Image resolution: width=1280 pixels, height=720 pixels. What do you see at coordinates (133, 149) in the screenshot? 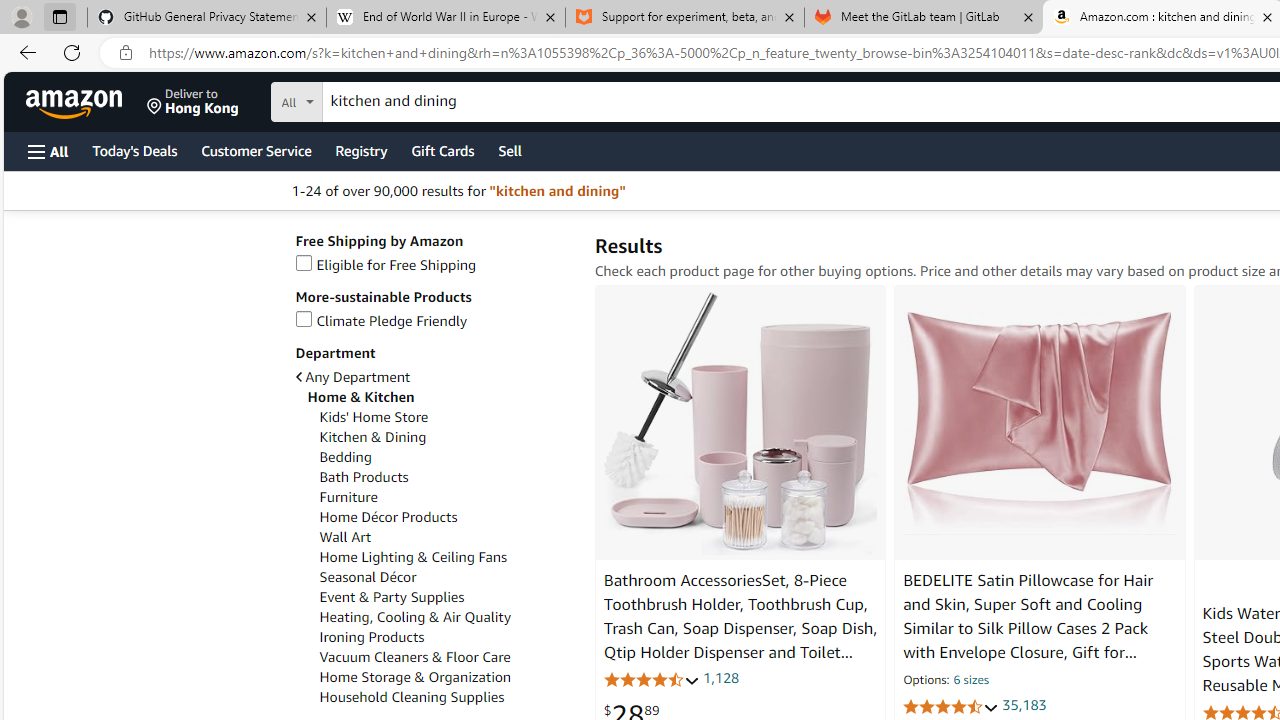
I see `'Today'` at bounding box center [133, 149].